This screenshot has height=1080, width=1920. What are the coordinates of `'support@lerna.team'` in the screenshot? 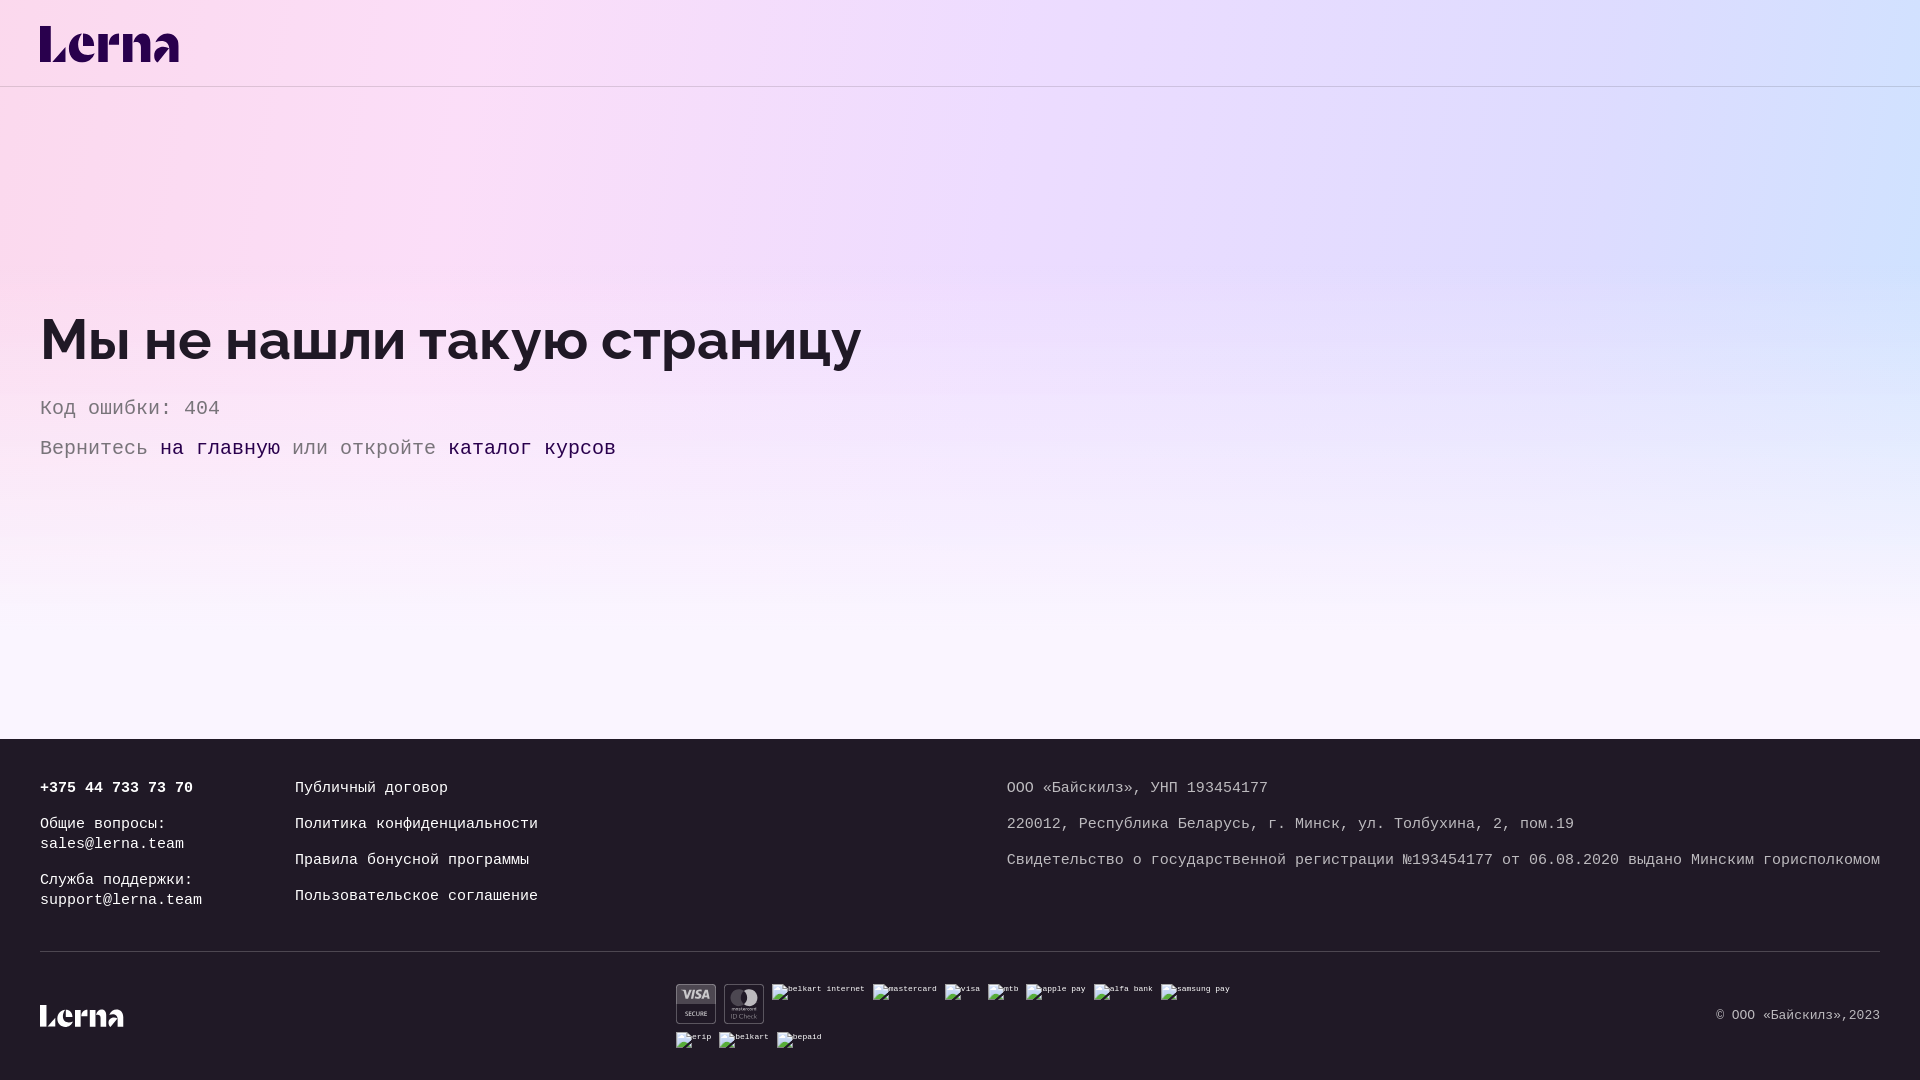 It's located at (119, 901).